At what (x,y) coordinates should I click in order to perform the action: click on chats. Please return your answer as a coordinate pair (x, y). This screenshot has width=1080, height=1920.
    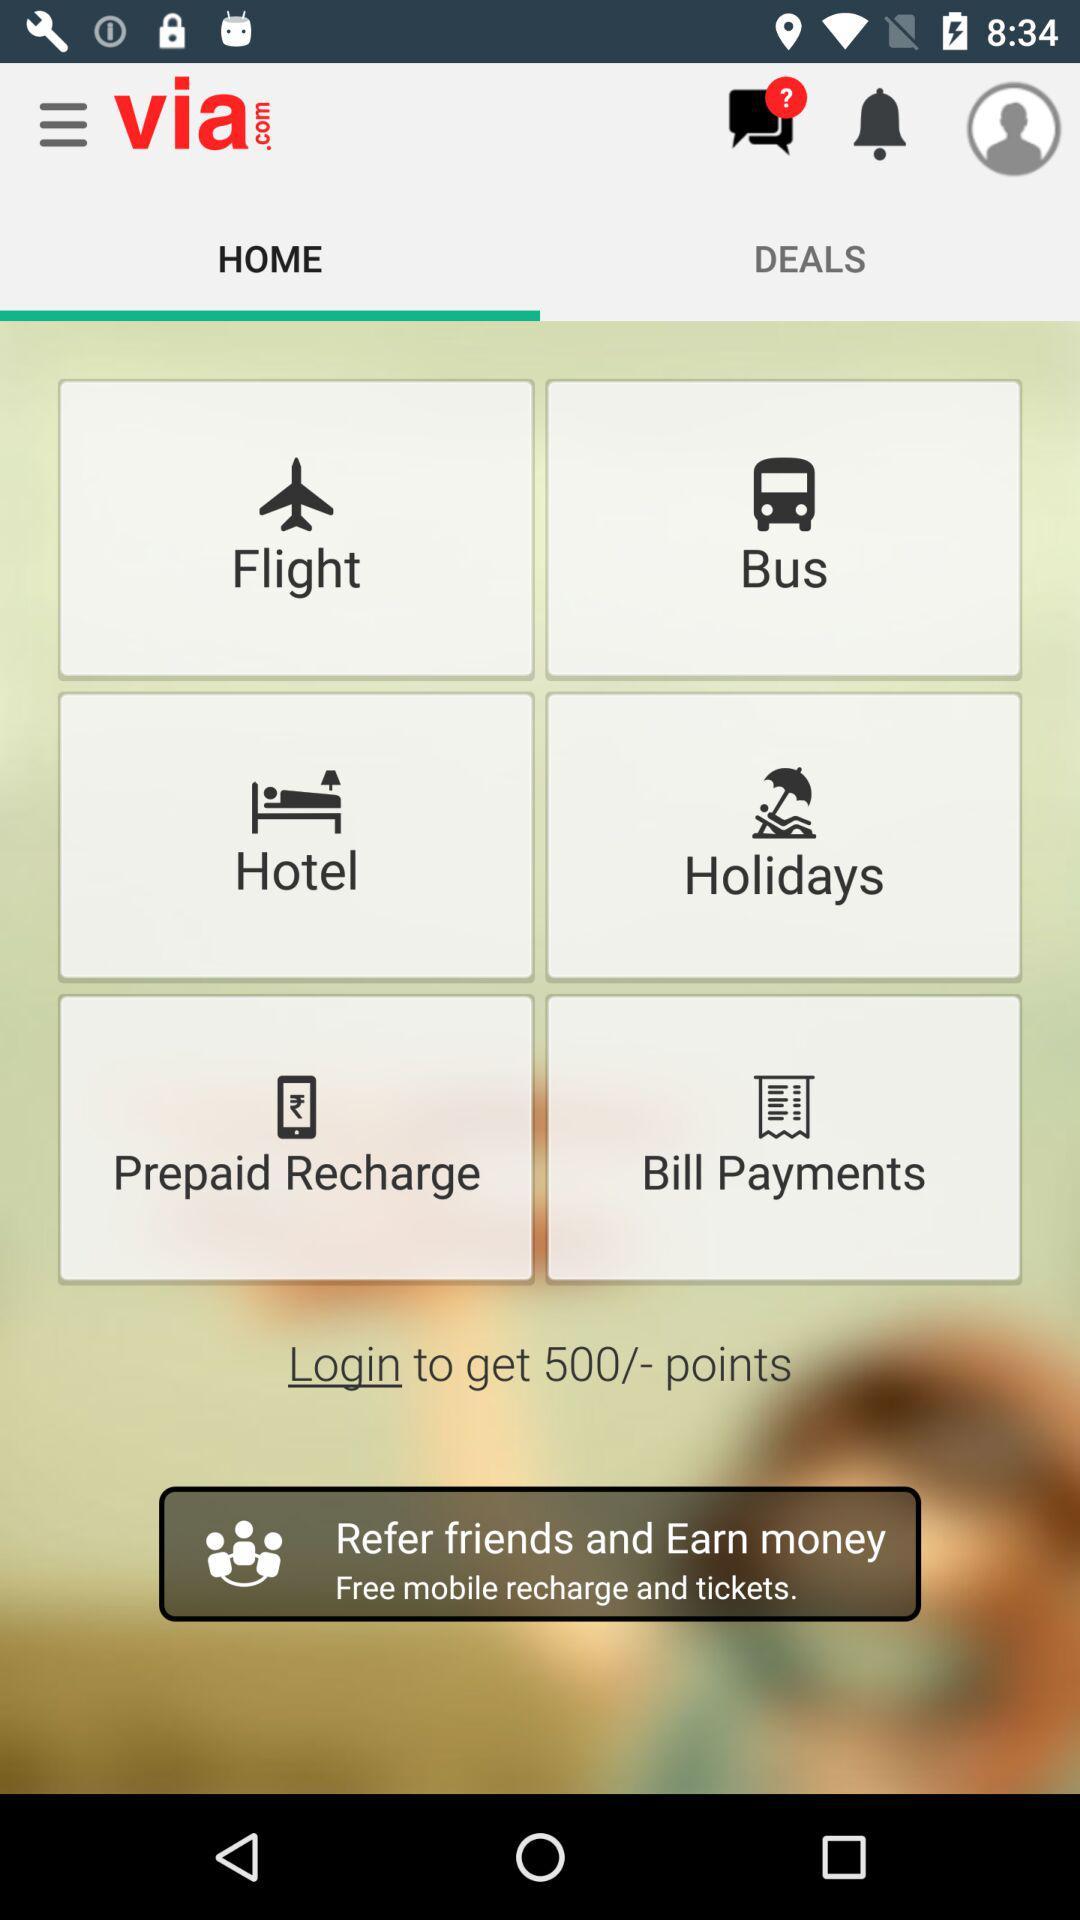
    Looking at the image, I should click on (760, 121).